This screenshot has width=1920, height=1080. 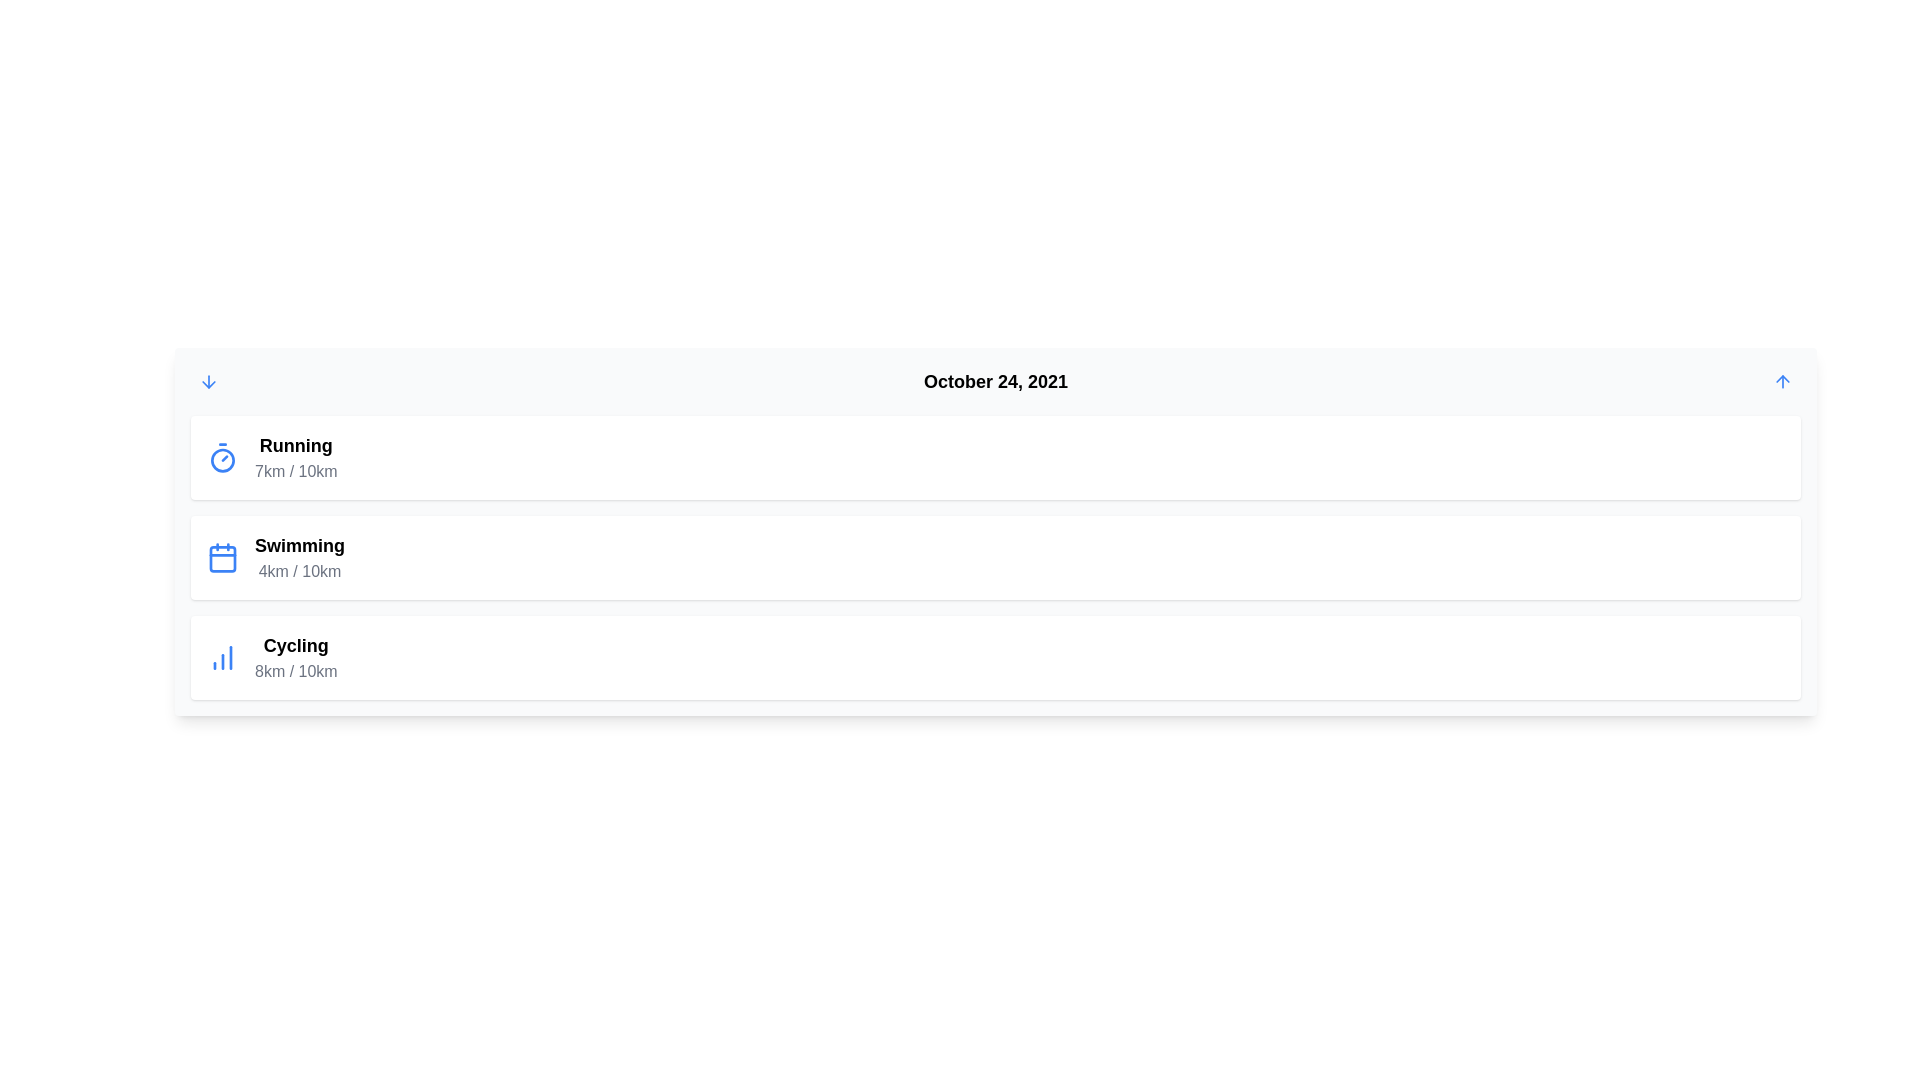 What do you see at coordinates (295, 471) in the screenshot?
I see `the informational text label indicating progress, which shows that 7 kilometers out of 10 have been completed, positioned below the 'Running' header` at bounding box center [295, 471].